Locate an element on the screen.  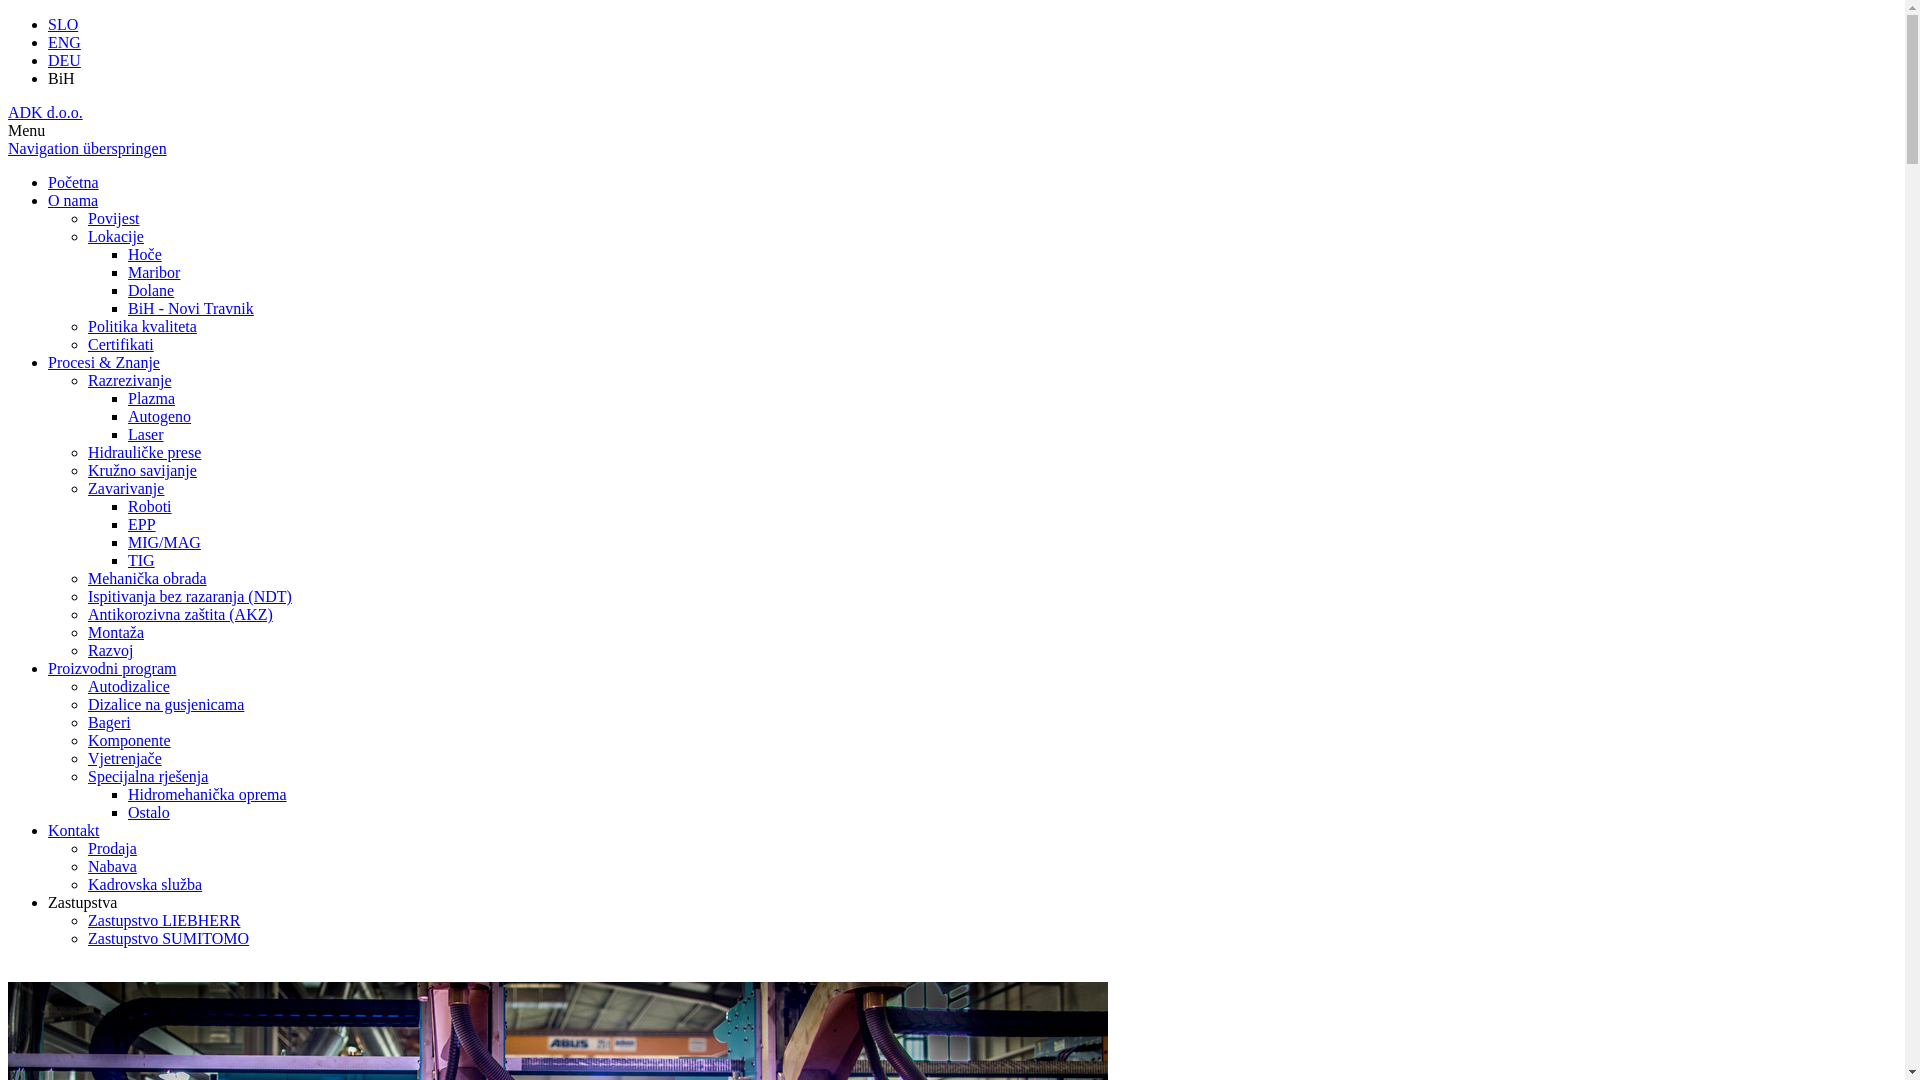
'Zavarivanje' is located at coordinates (86, 488).